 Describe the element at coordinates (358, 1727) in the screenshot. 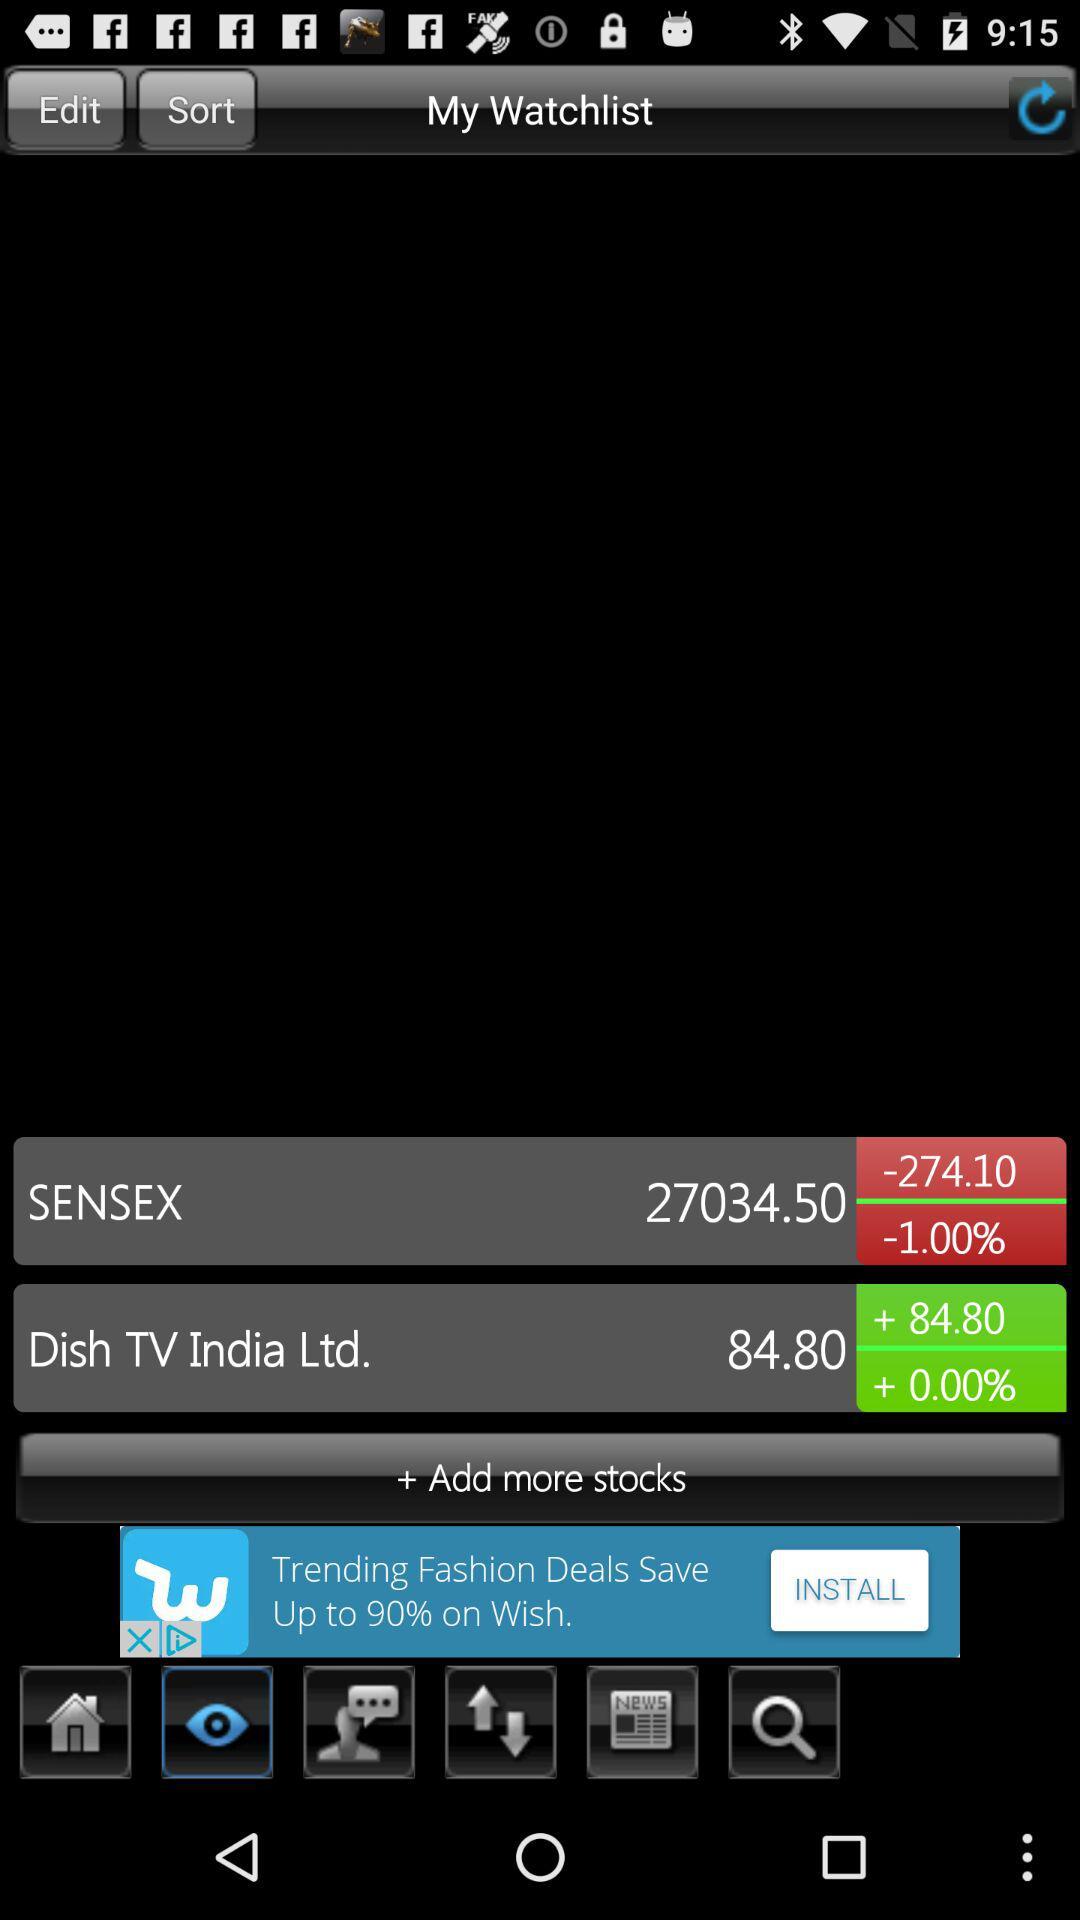

I see `sms option` at that location.